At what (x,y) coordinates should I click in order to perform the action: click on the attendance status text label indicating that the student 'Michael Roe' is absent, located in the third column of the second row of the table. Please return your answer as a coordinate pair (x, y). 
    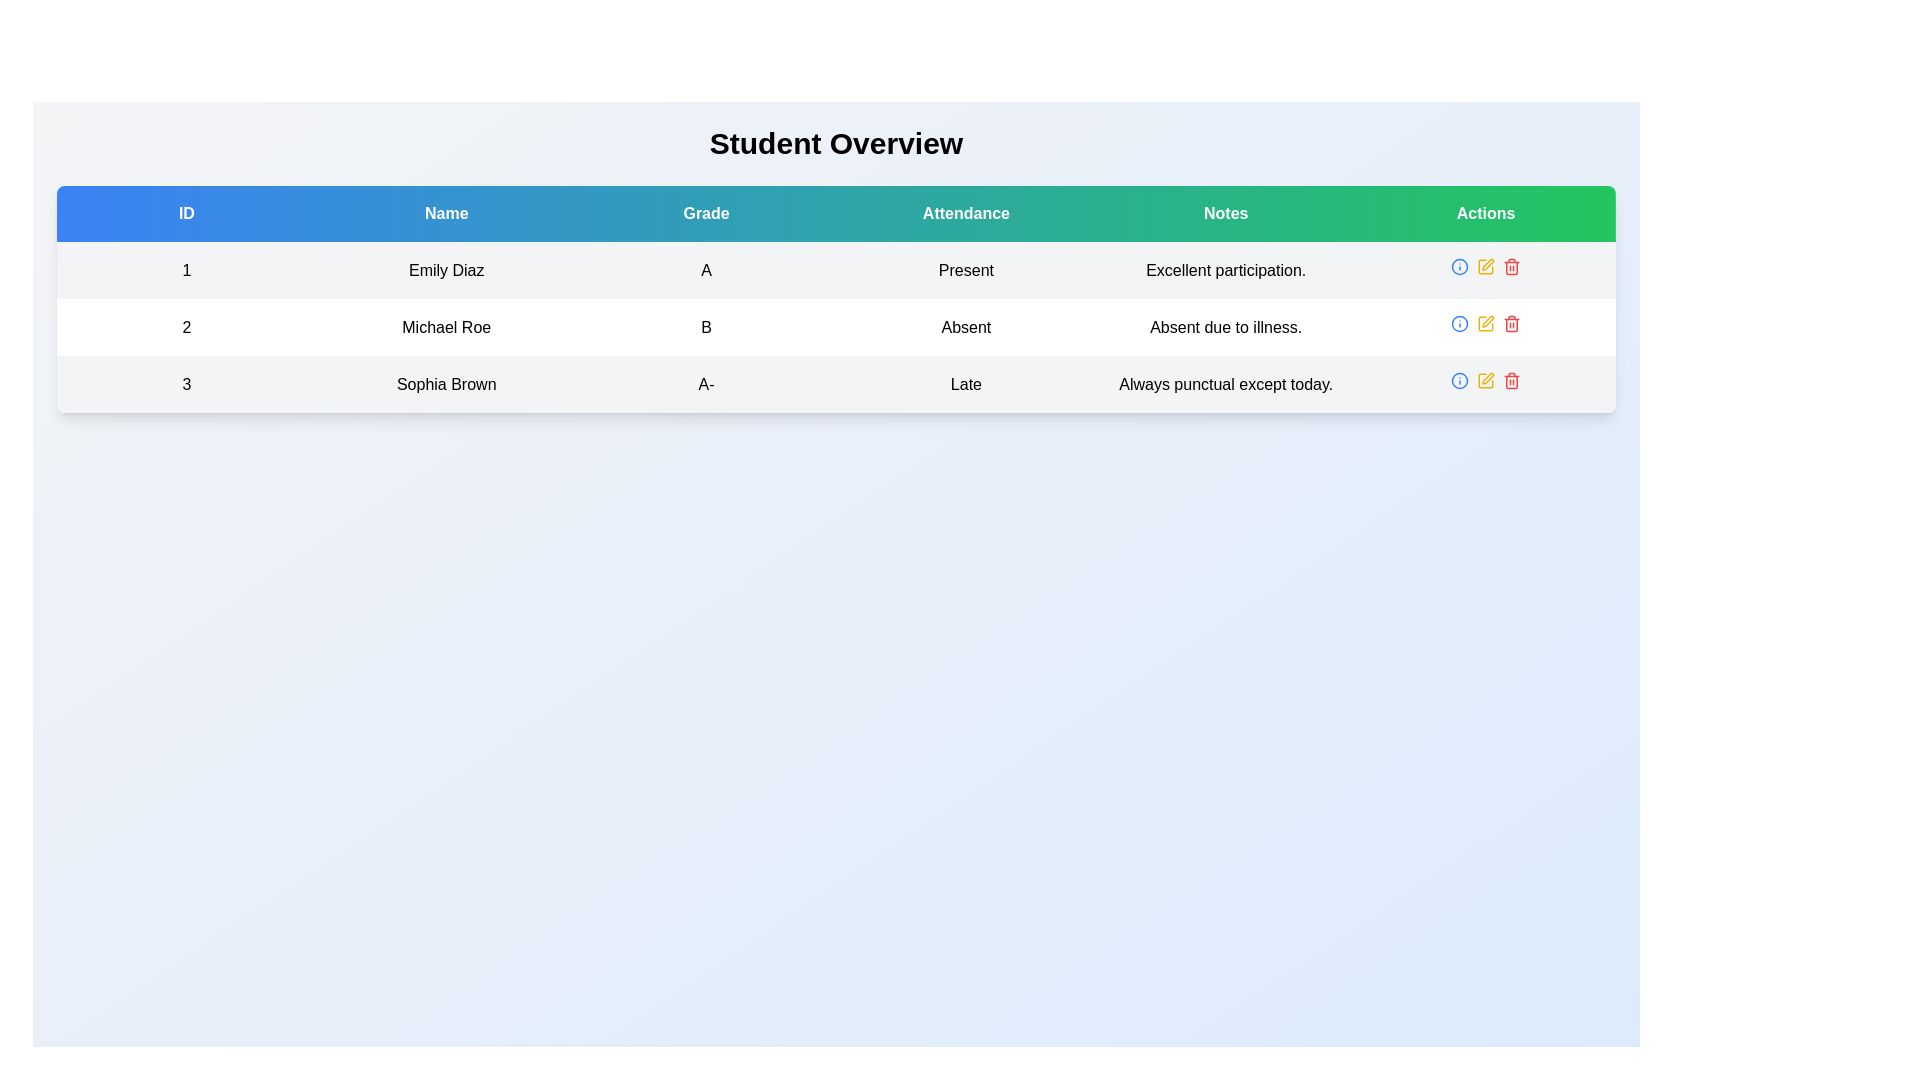
    Looking at the image, I should click on (966, 326).